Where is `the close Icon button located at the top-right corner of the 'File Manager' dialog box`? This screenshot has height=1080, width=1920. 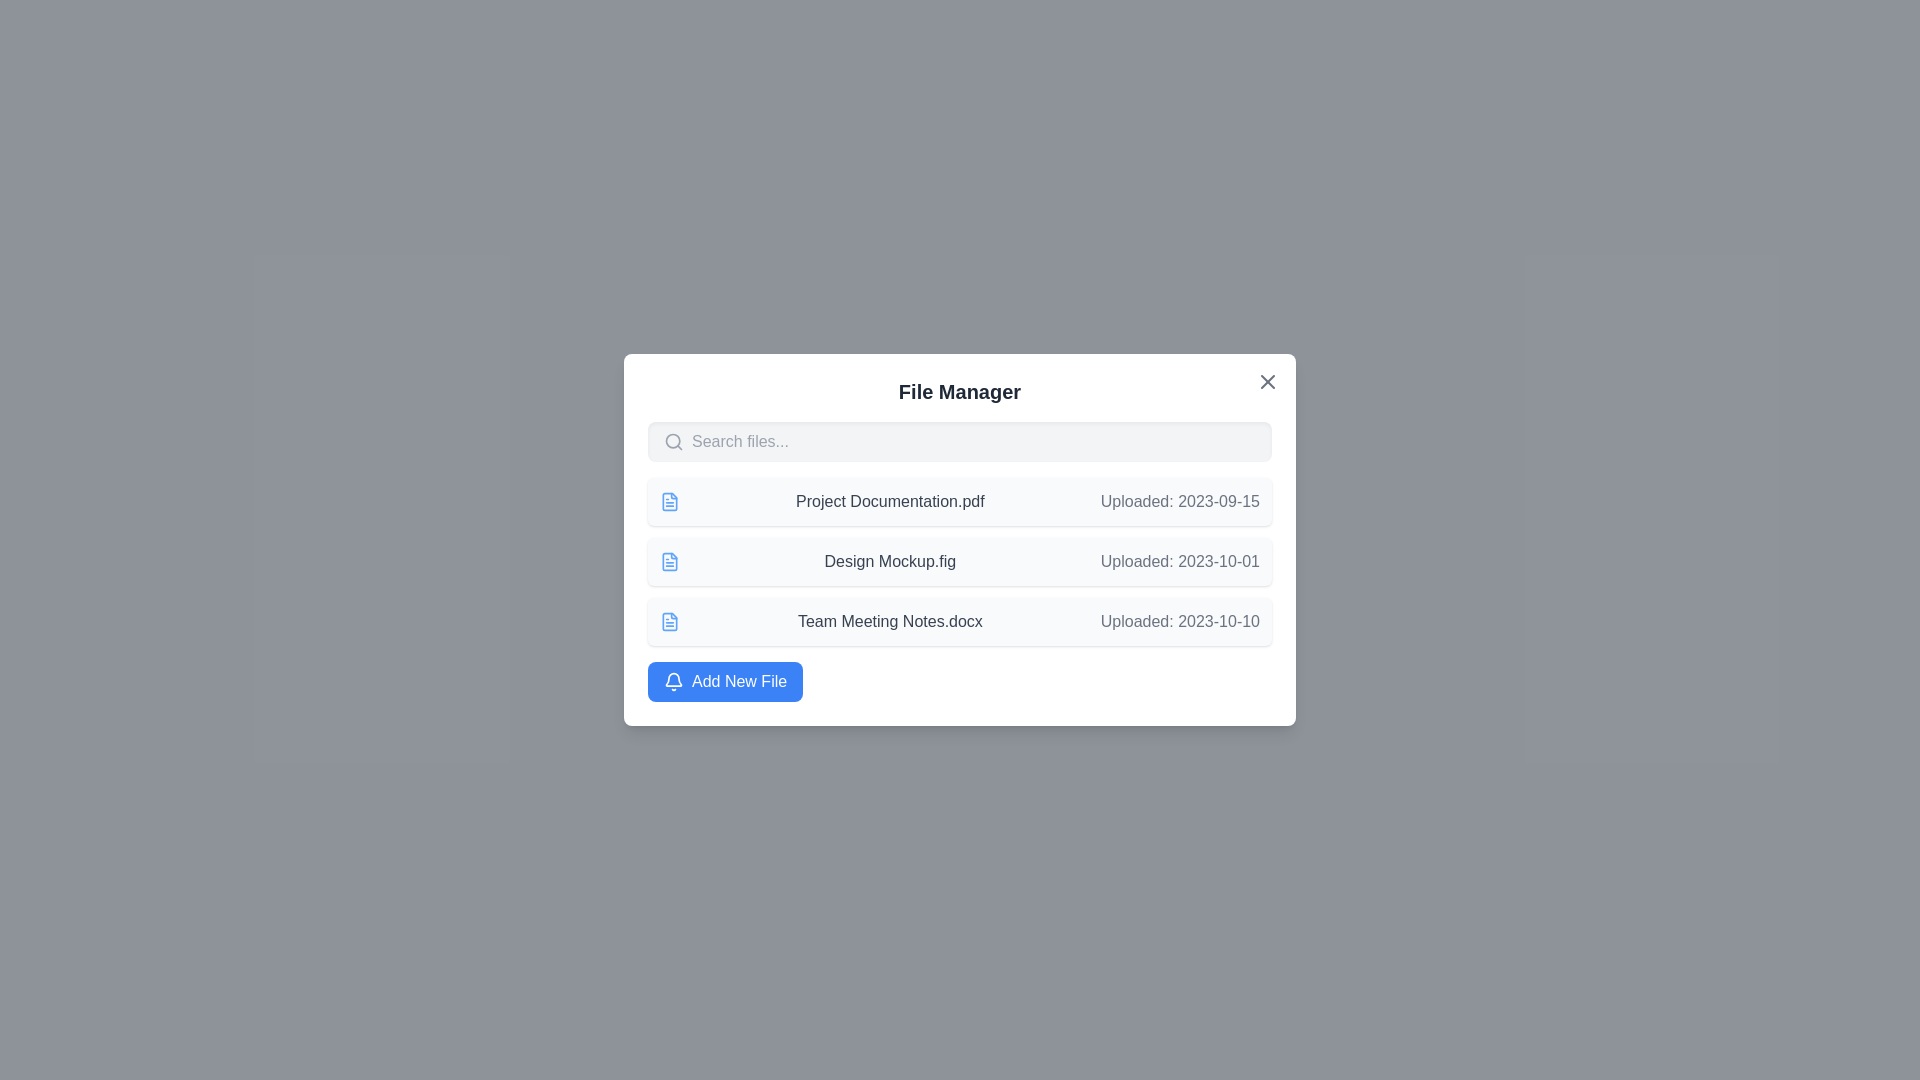
the close Icon button located at the top-right corner of the 'File Manager' dialog box is located at coordinates (1266, 381).